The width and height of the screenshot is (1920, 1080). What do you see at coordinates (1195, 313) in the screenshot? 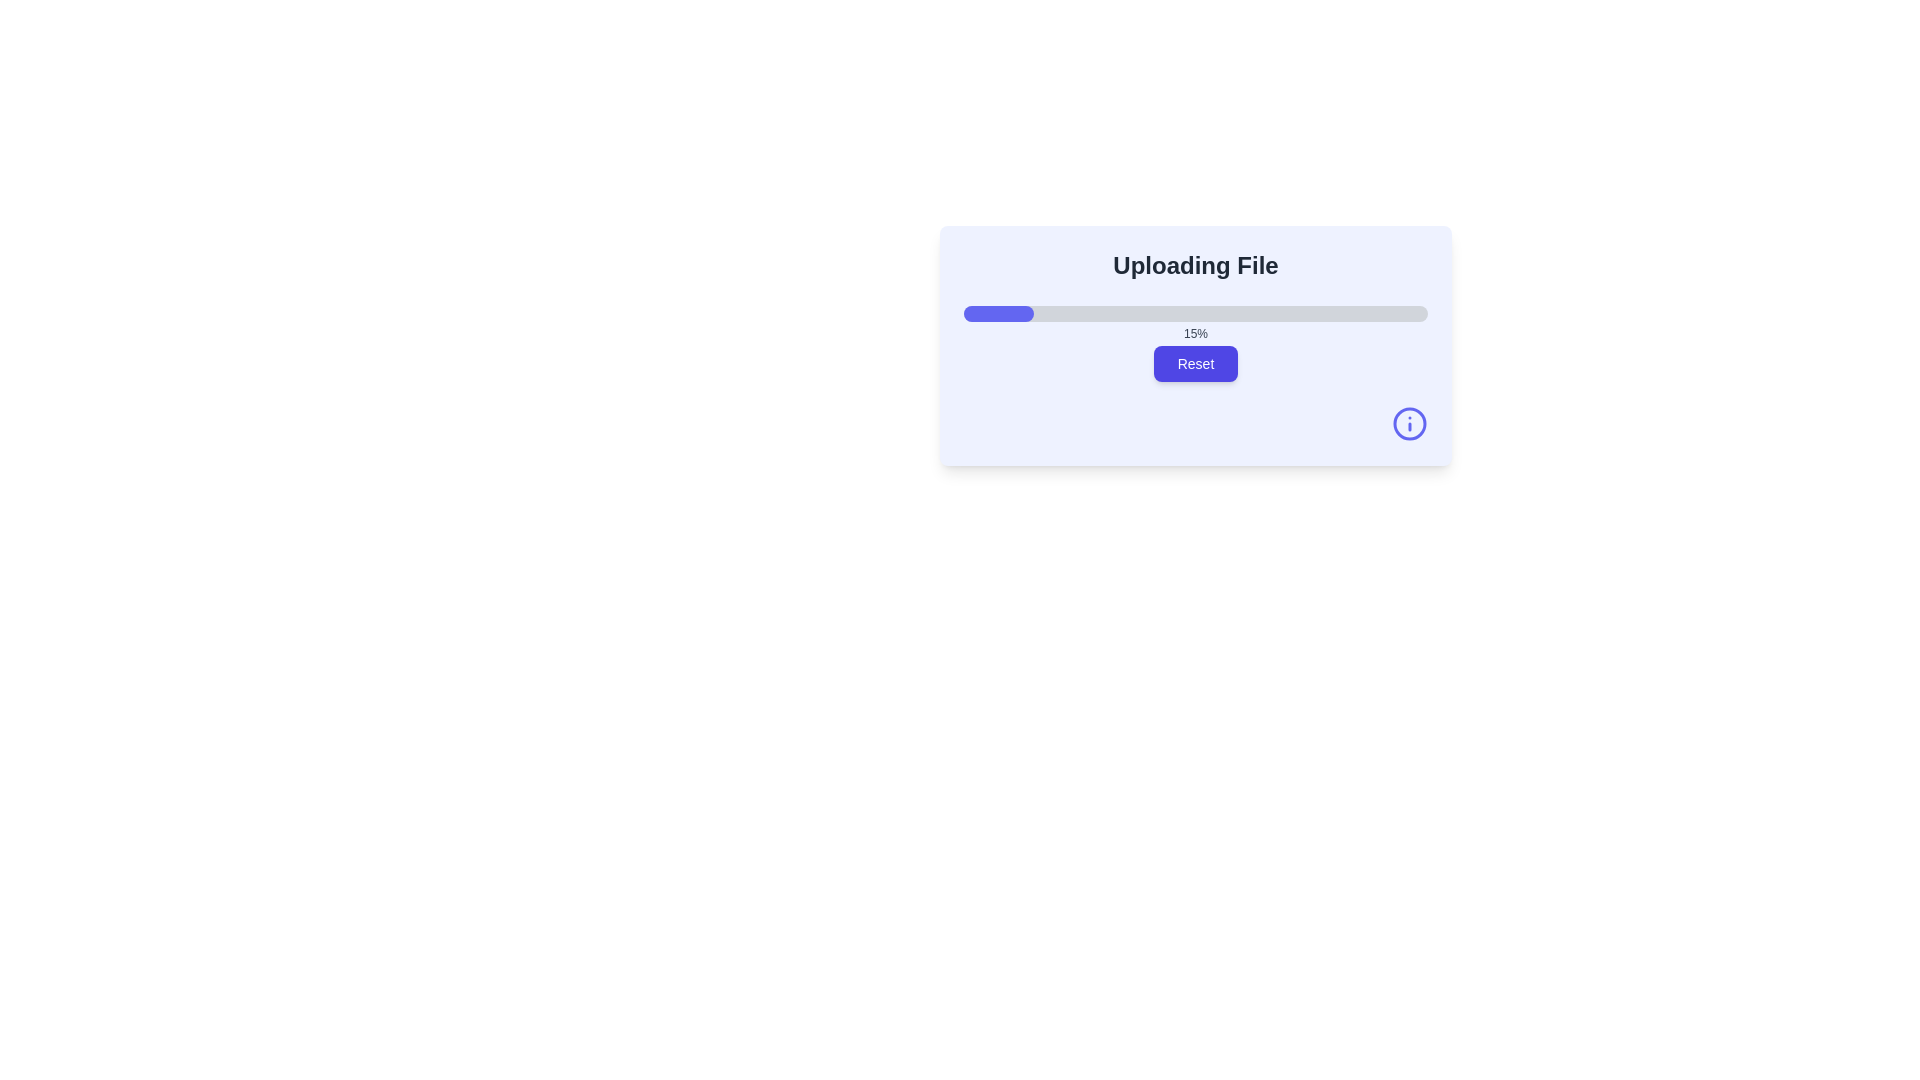
I see `the horizontal progress bar with light gray background and indigo filled portion, displaying '10%' text, located beneath the 'Uploading File' title and above the 'Reset' button` at bounding box center [1195, 313].